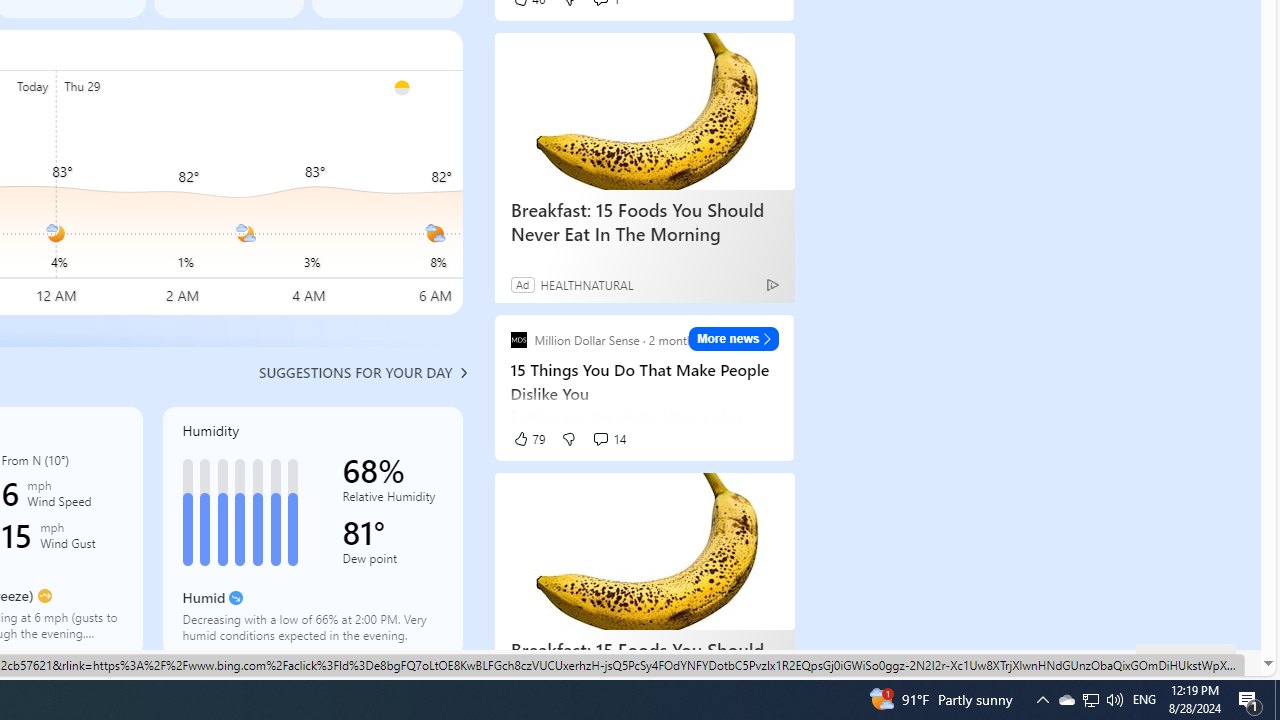 The image size is (1280, 720). What do you see at coordinates (585, 284) in the screenshot?
I see `'HEALTHNATURAL'` at bounding box center [585, 284].